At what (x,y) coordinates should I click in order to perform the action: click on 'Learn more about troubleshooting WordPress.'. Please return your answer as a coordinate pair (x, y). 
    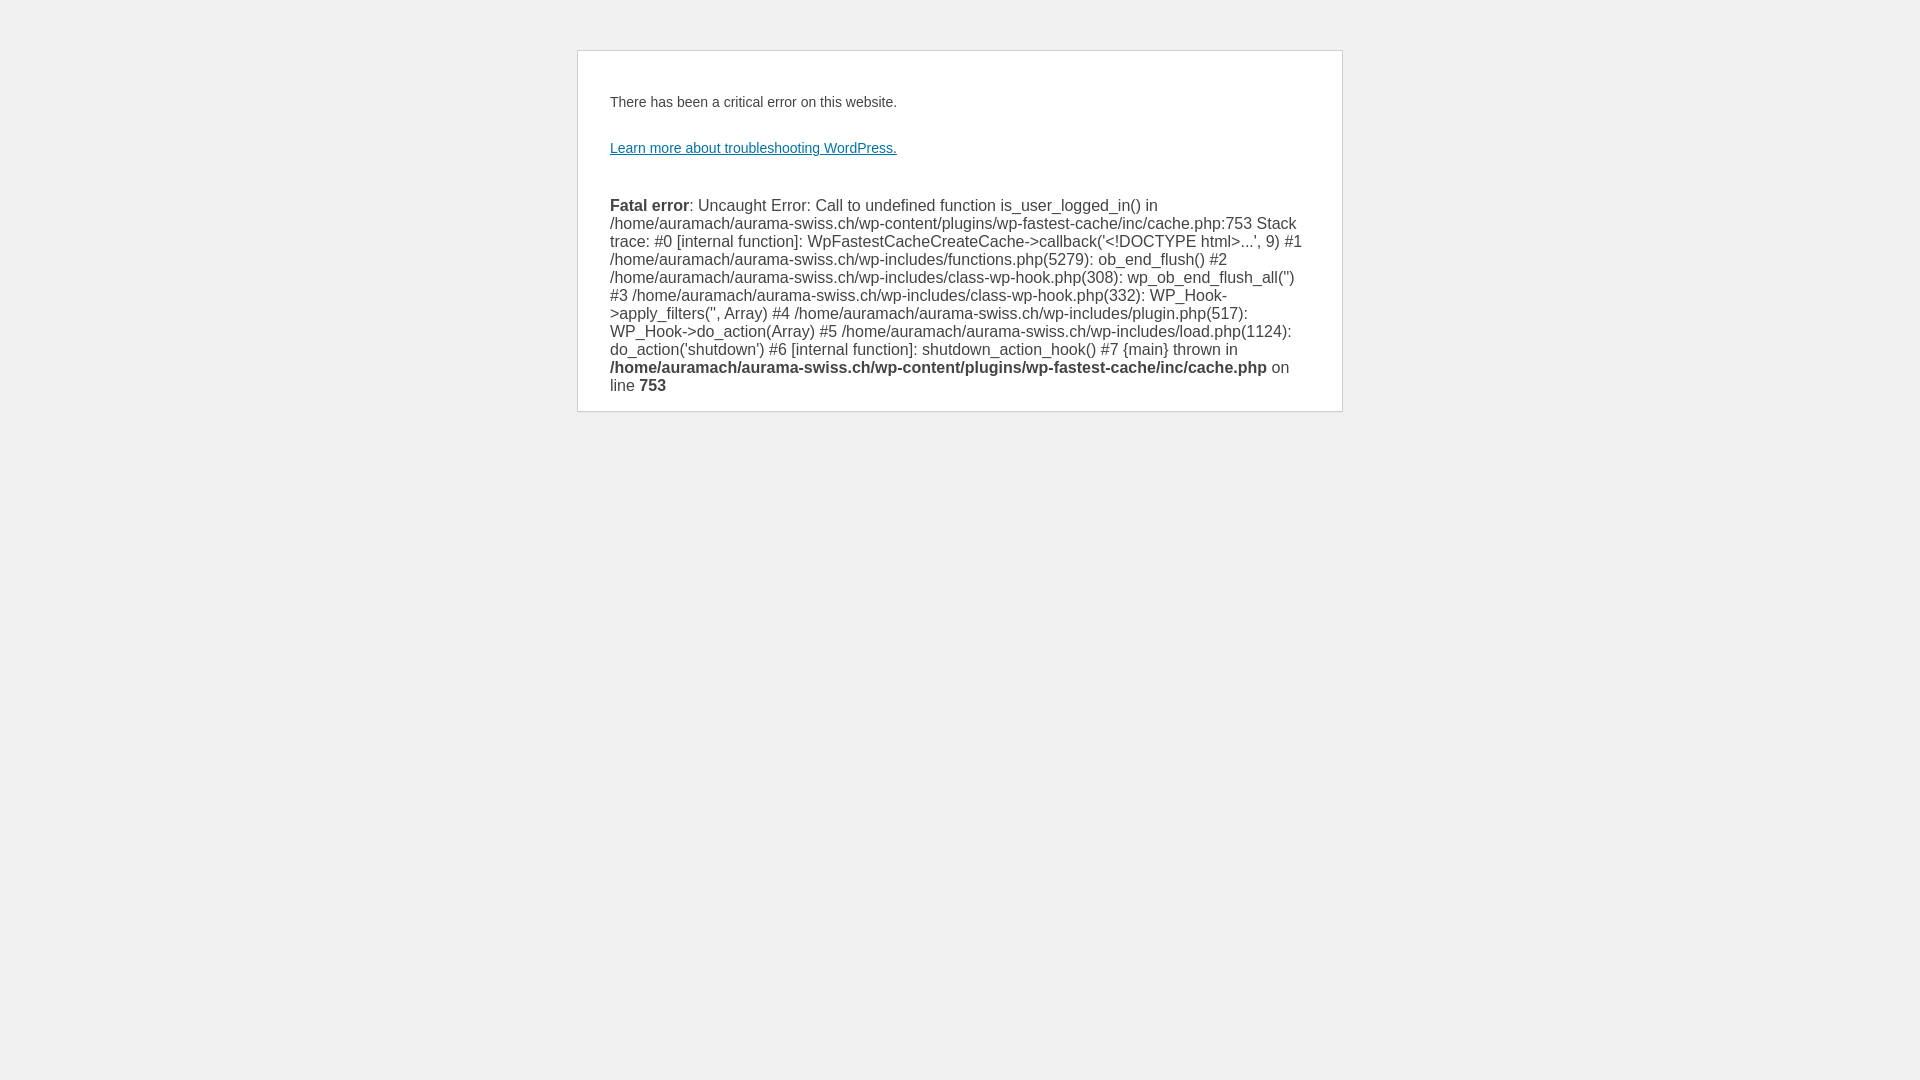
    Looking at the image, I should click on (752, 146).